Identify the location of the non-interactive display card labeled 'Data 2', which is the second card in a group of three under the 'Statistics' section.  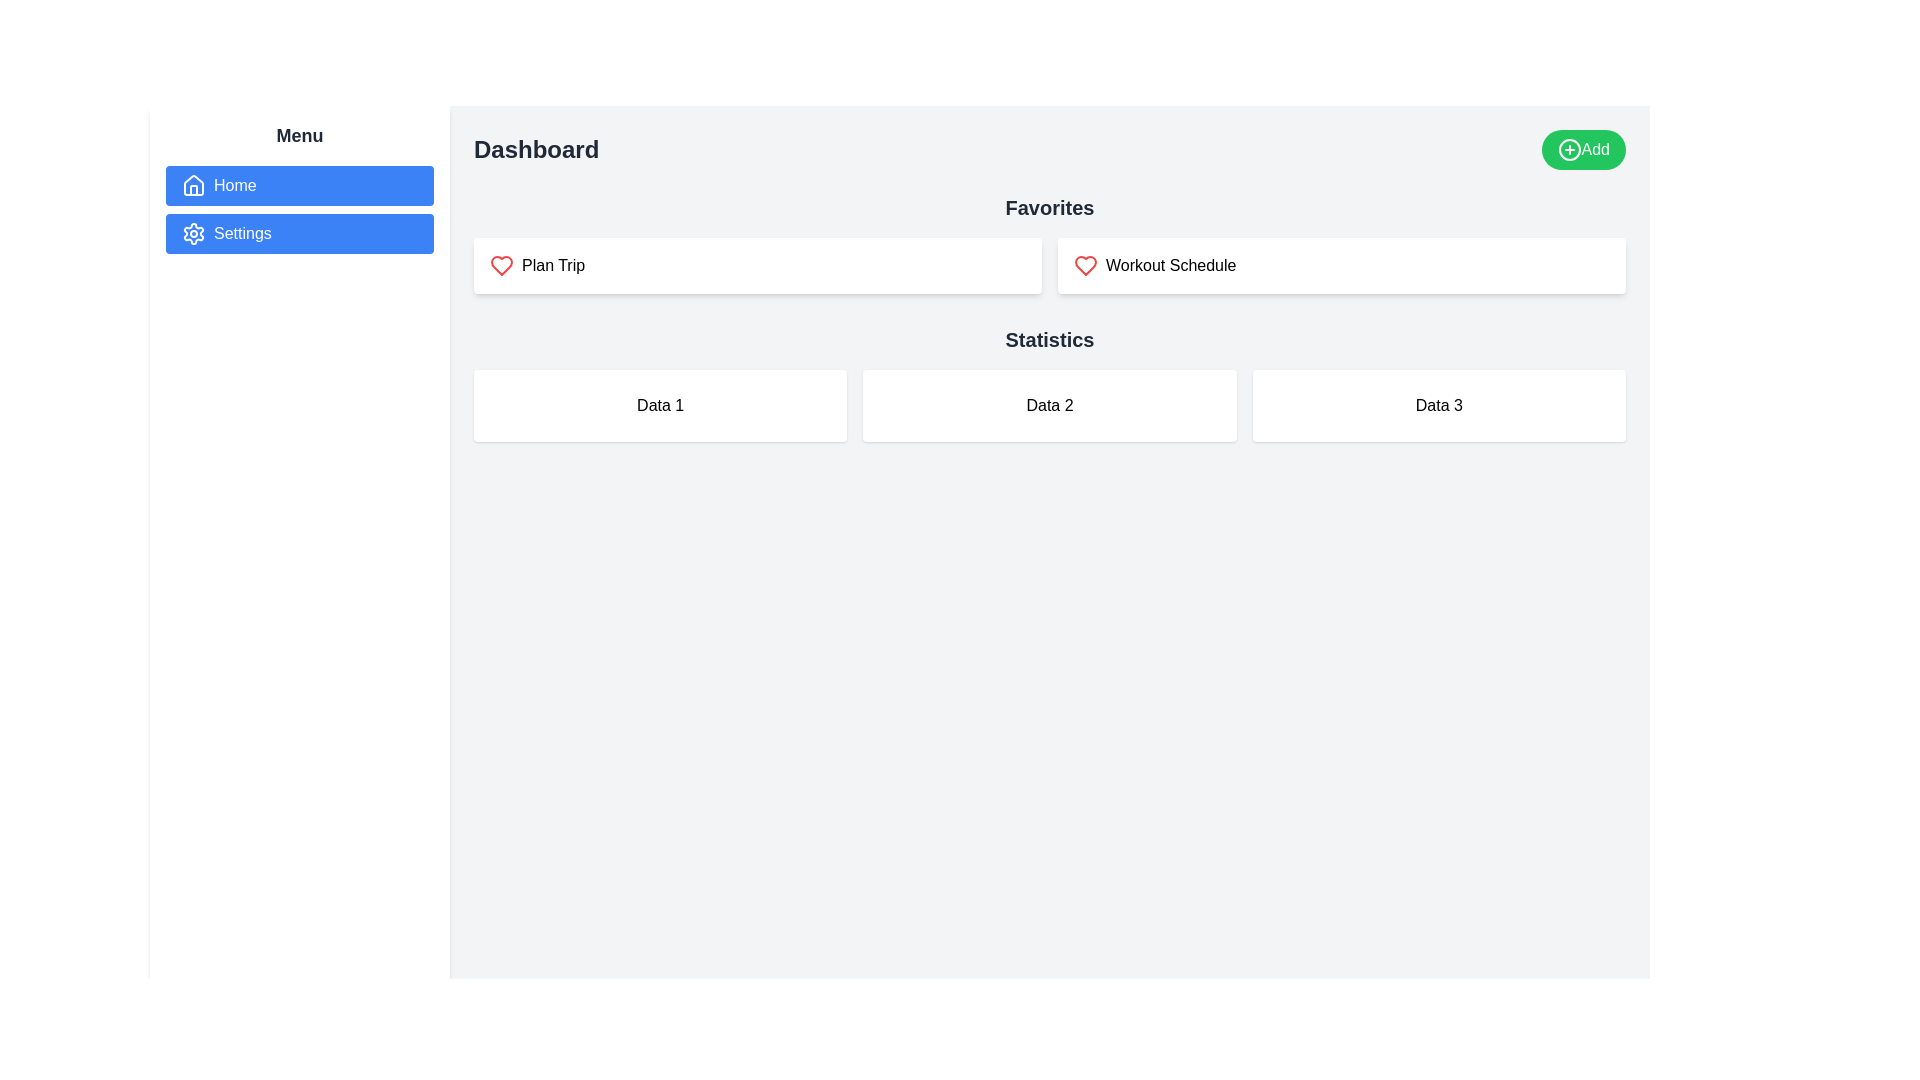
(1049, 405).